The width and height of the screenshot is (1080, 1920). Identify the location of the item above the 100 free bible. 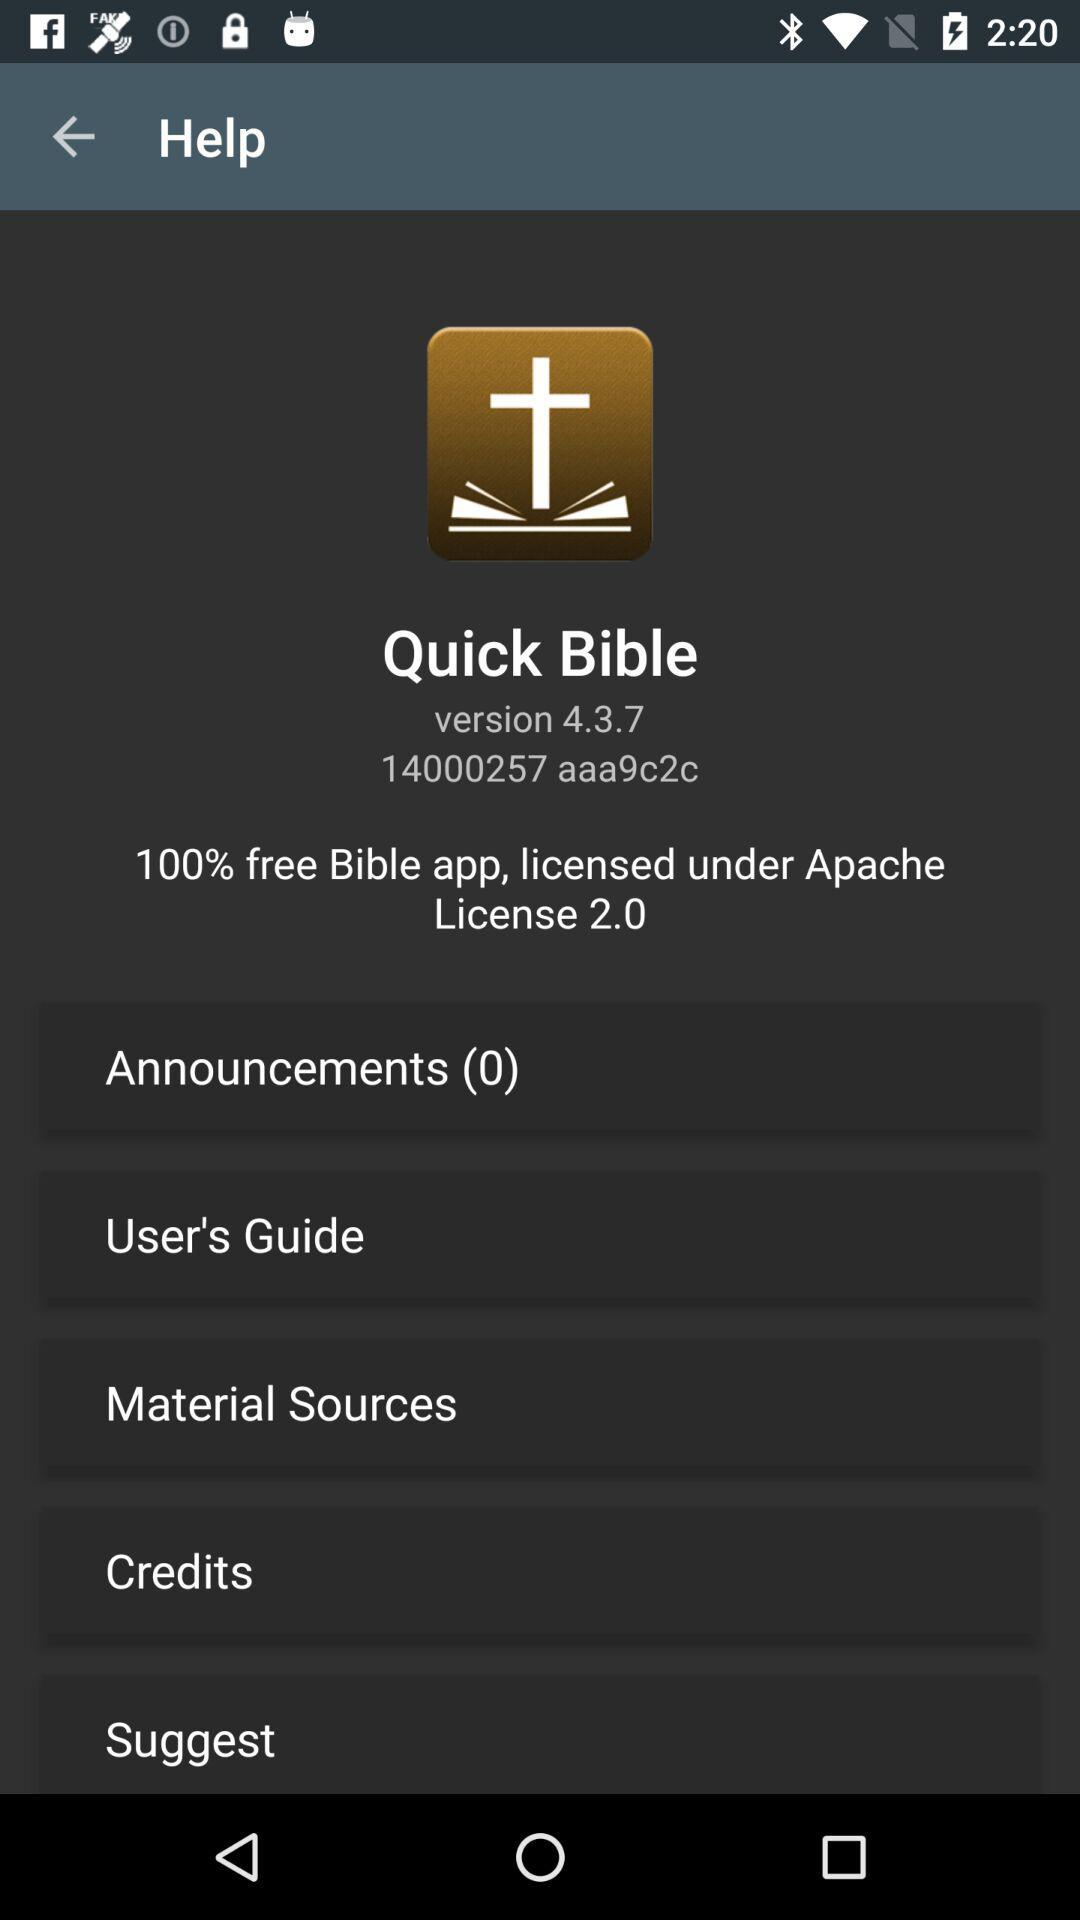
(72, 135).